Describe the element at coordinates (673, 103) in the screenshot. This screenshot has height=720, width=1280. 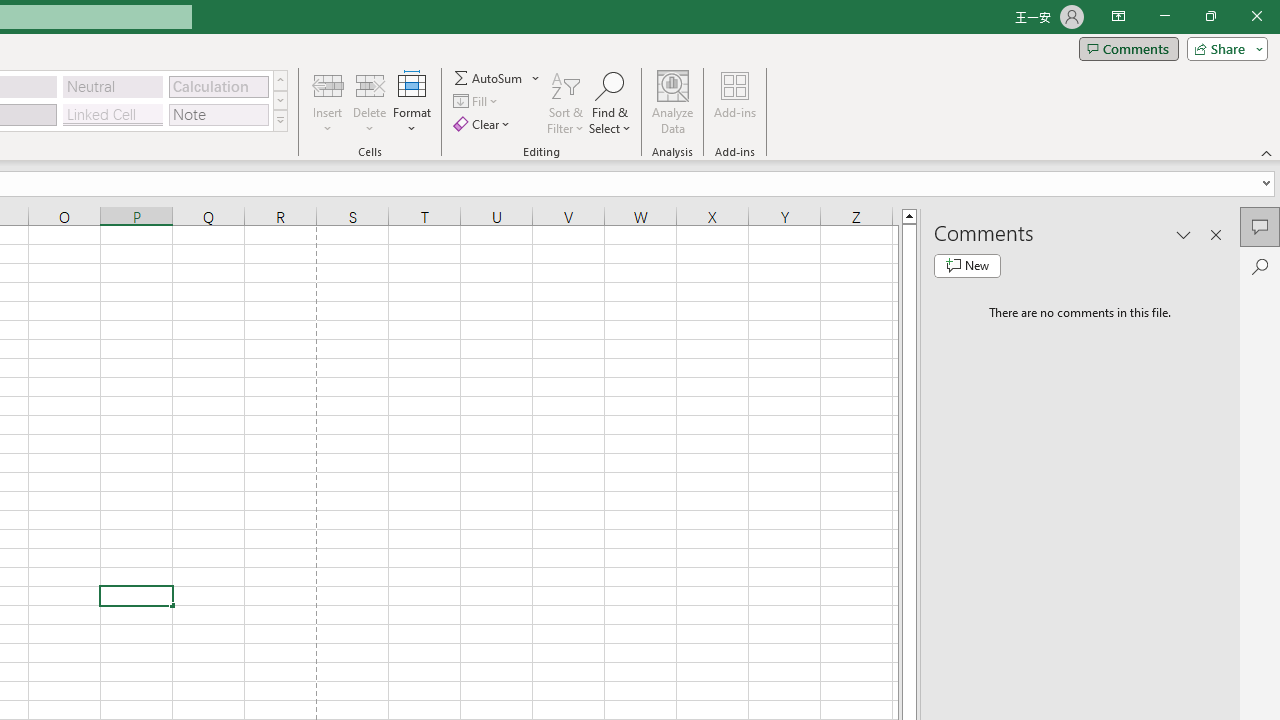
I see `'Analyze Data'` at that location.